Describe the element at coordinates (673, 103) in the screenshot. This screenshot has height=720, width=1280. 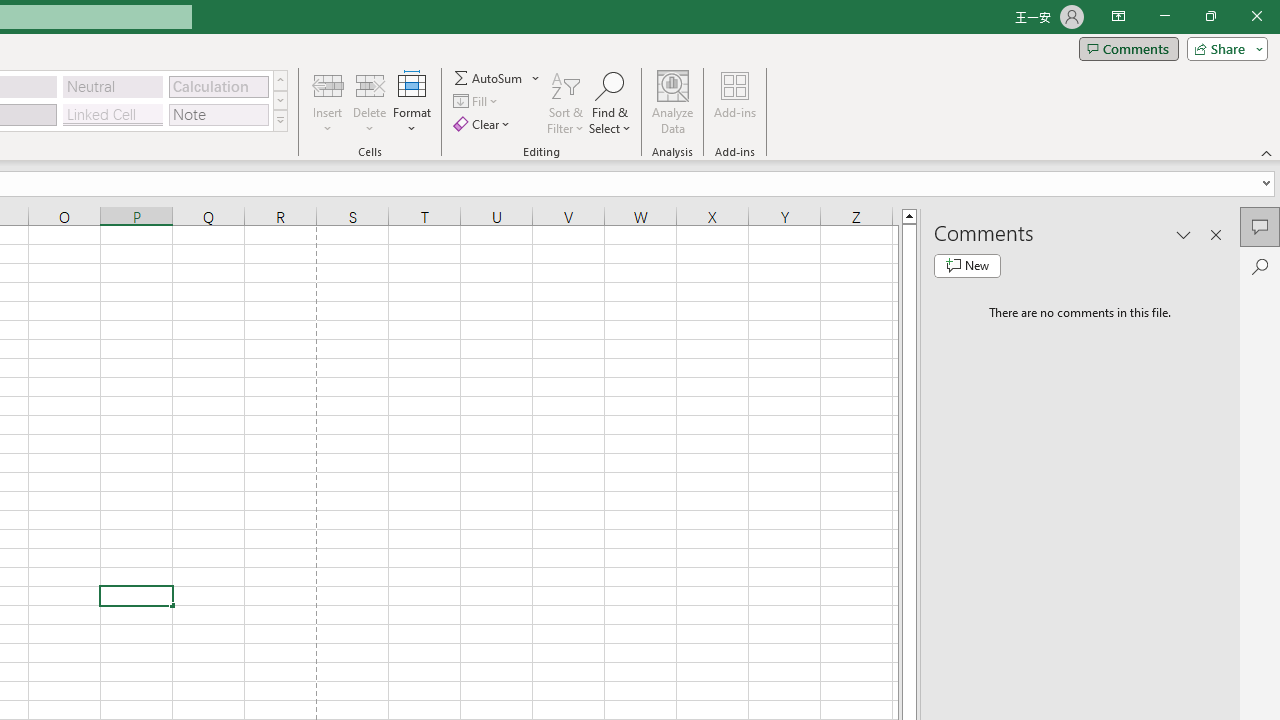
I see `'Analyze Data'` at that location.